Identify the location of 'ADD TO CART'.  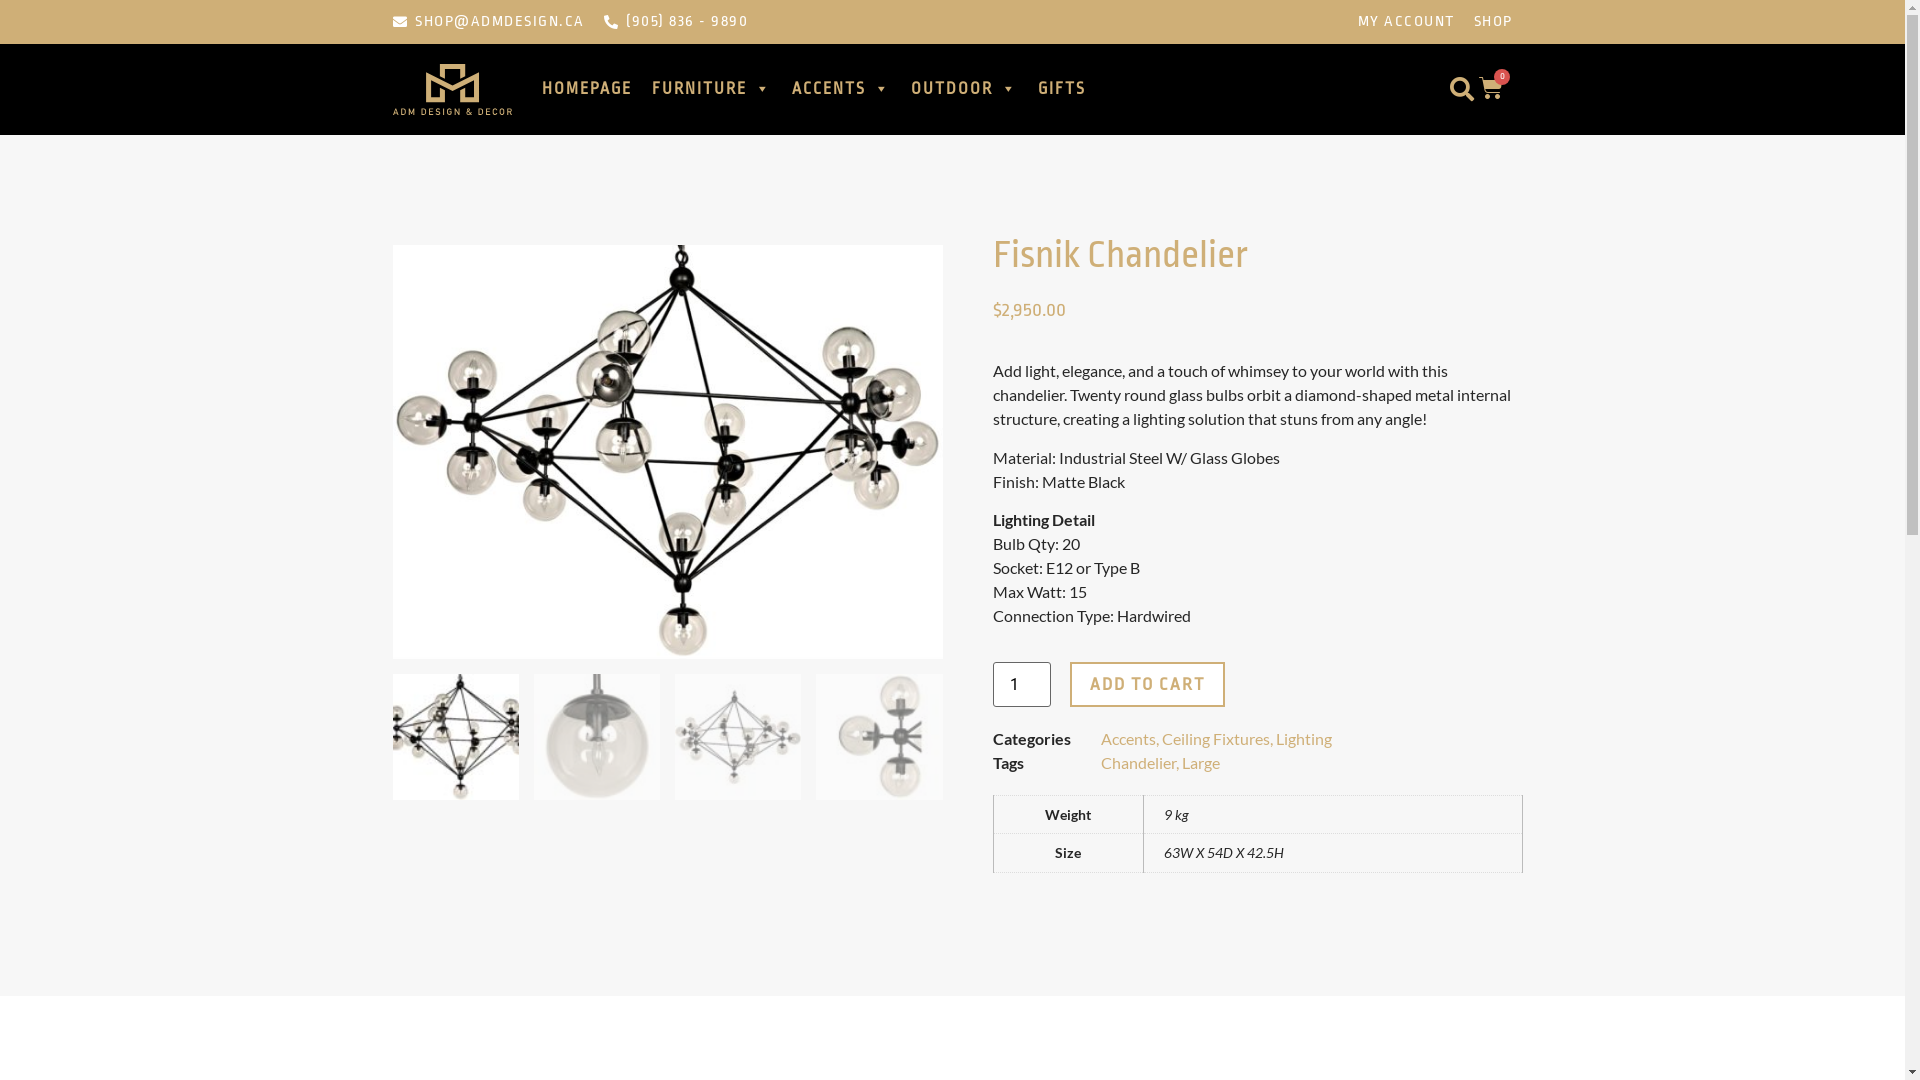
(1147, 682).